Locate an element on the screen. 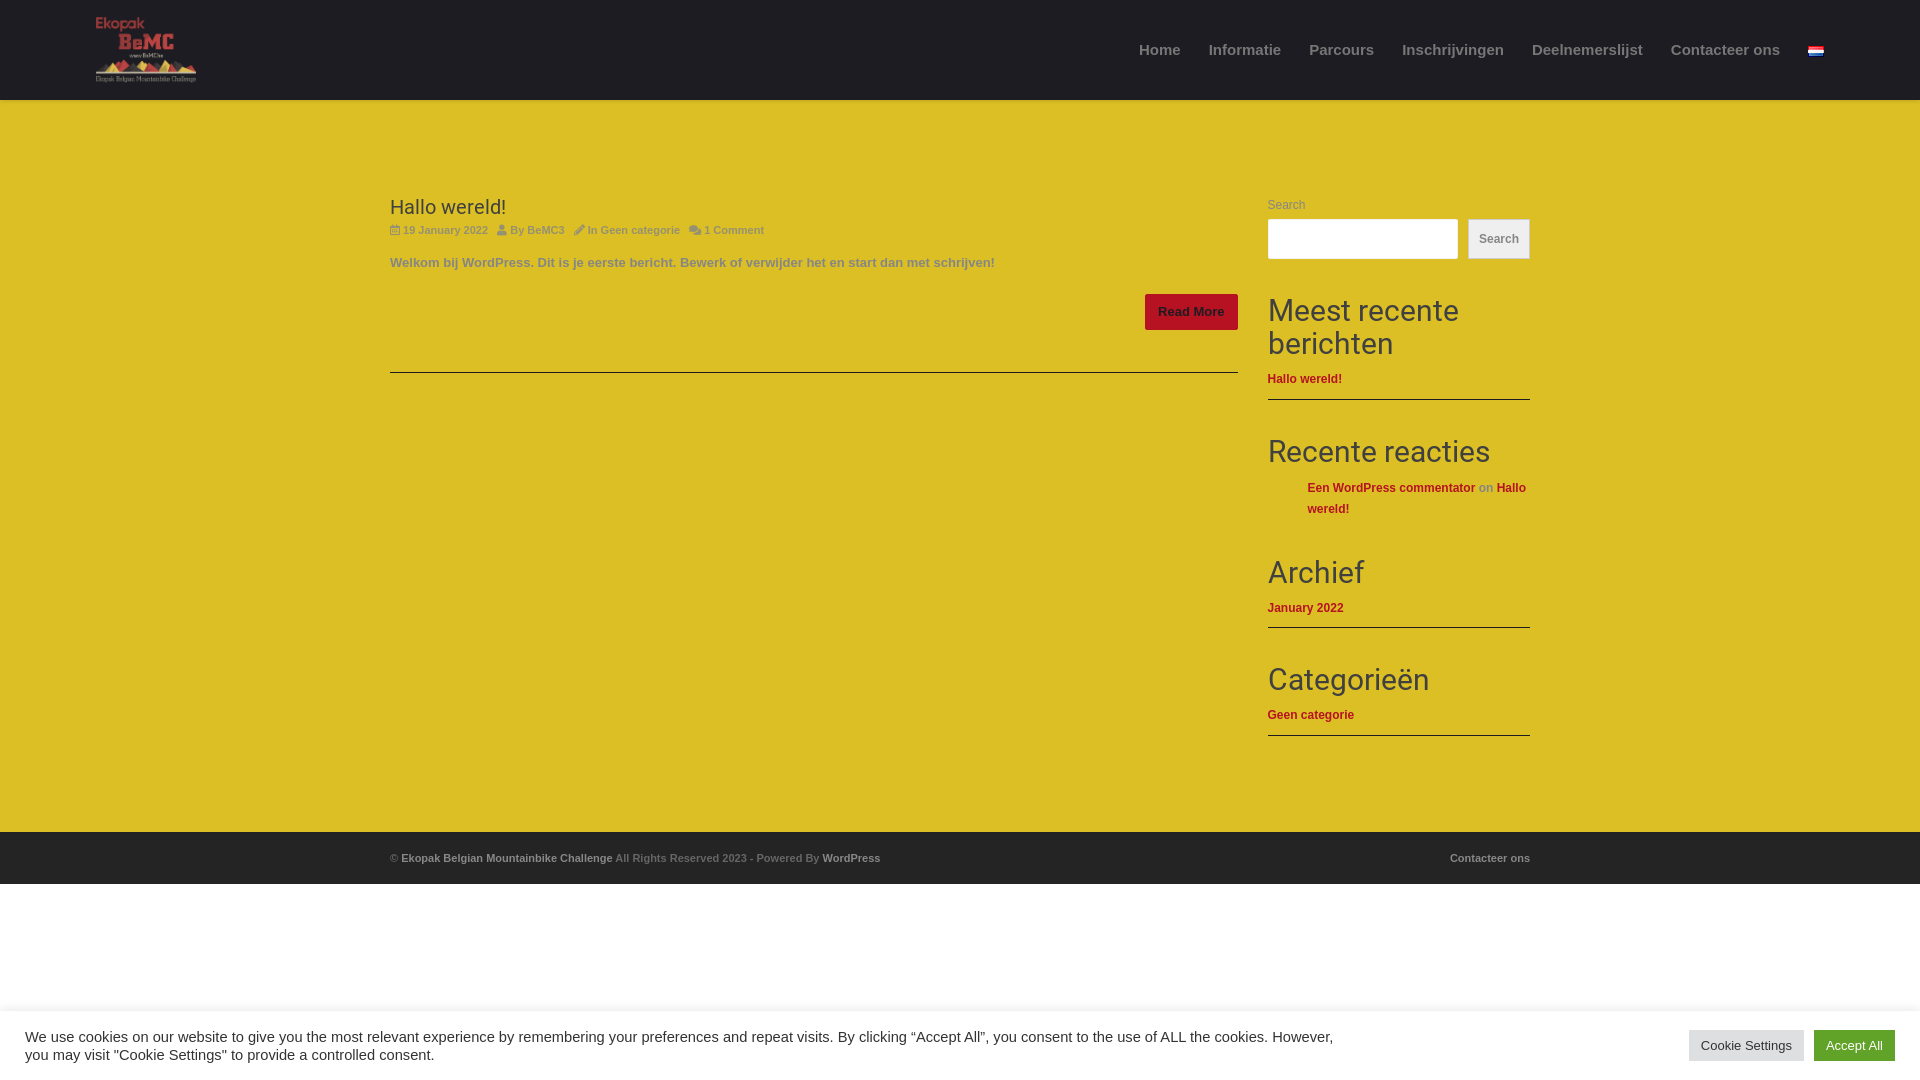 Image resolution: width=1920 pixels, height=1080 pixels. 'Accept All' is located at coordinates (1853, 1044).